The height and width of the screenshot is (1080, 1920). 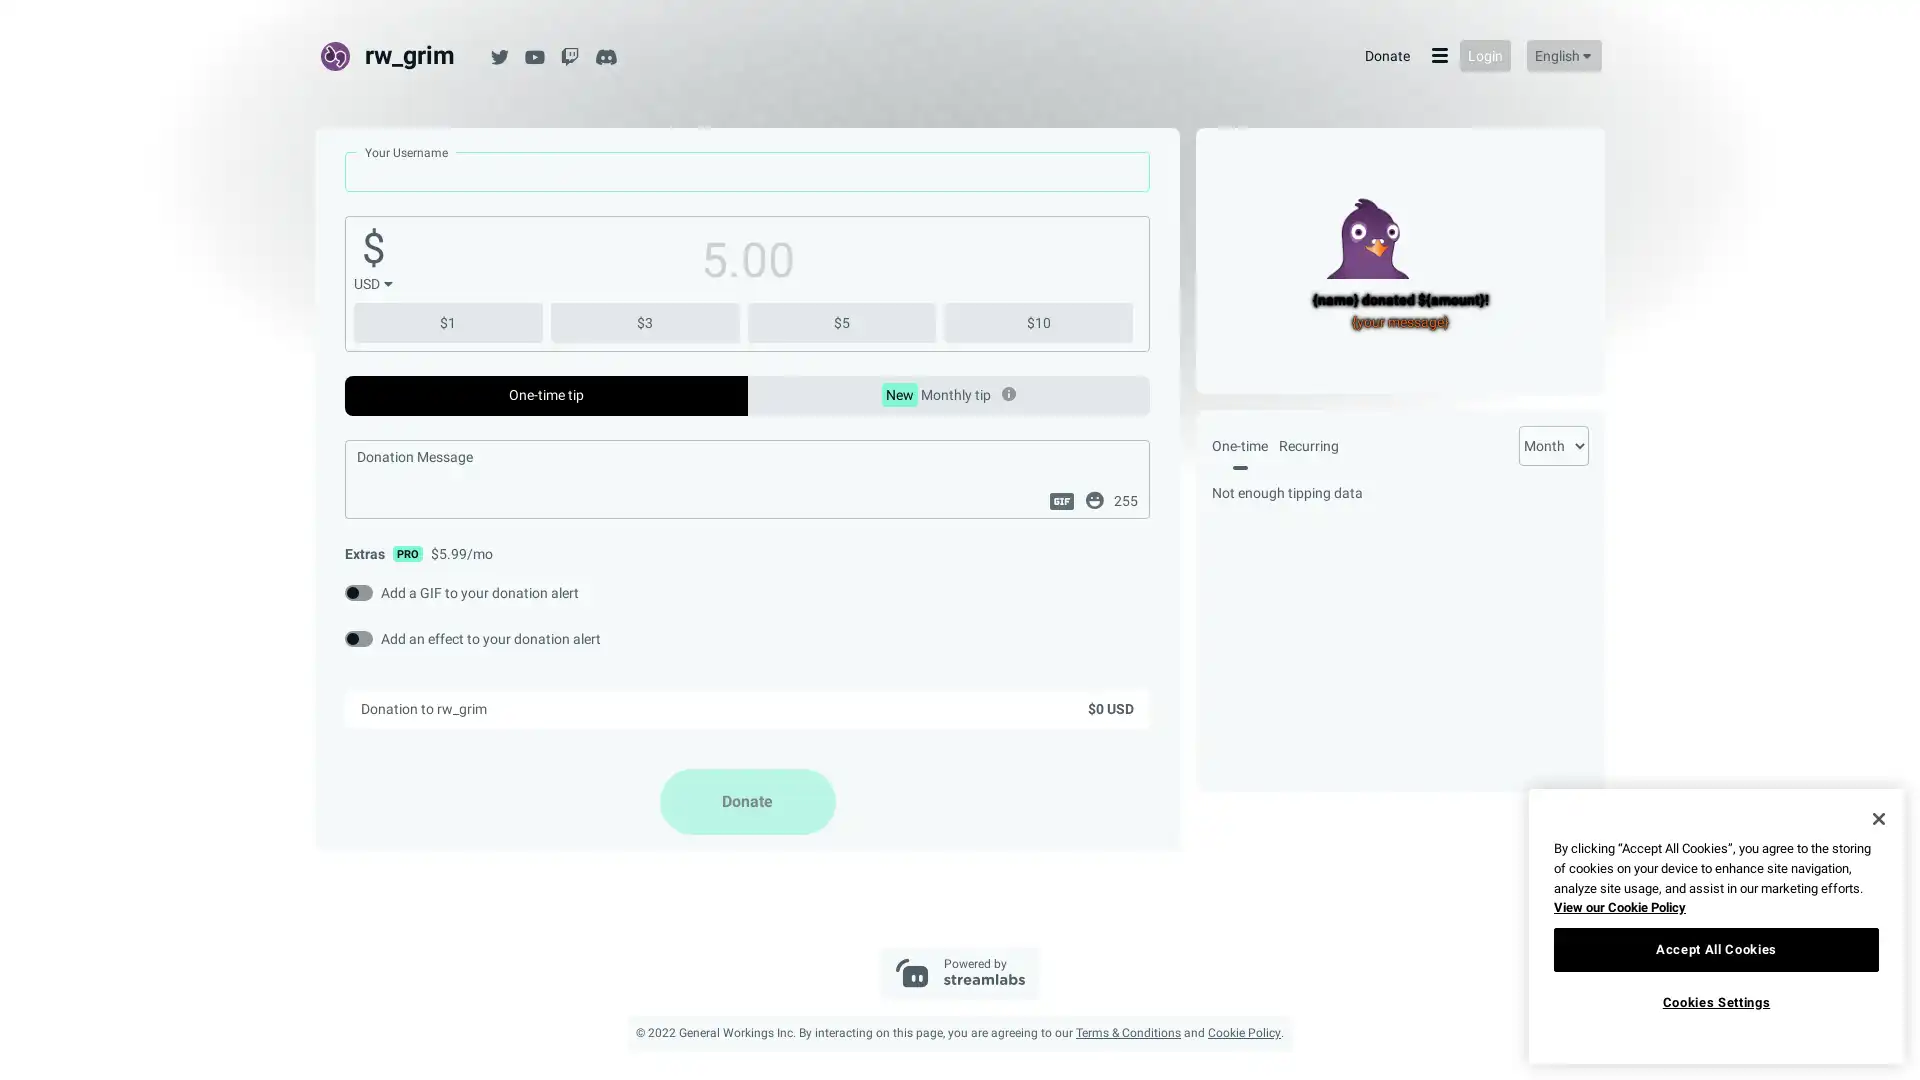 I want to click on Cookies Settings, so click(x=1715, y=1002).